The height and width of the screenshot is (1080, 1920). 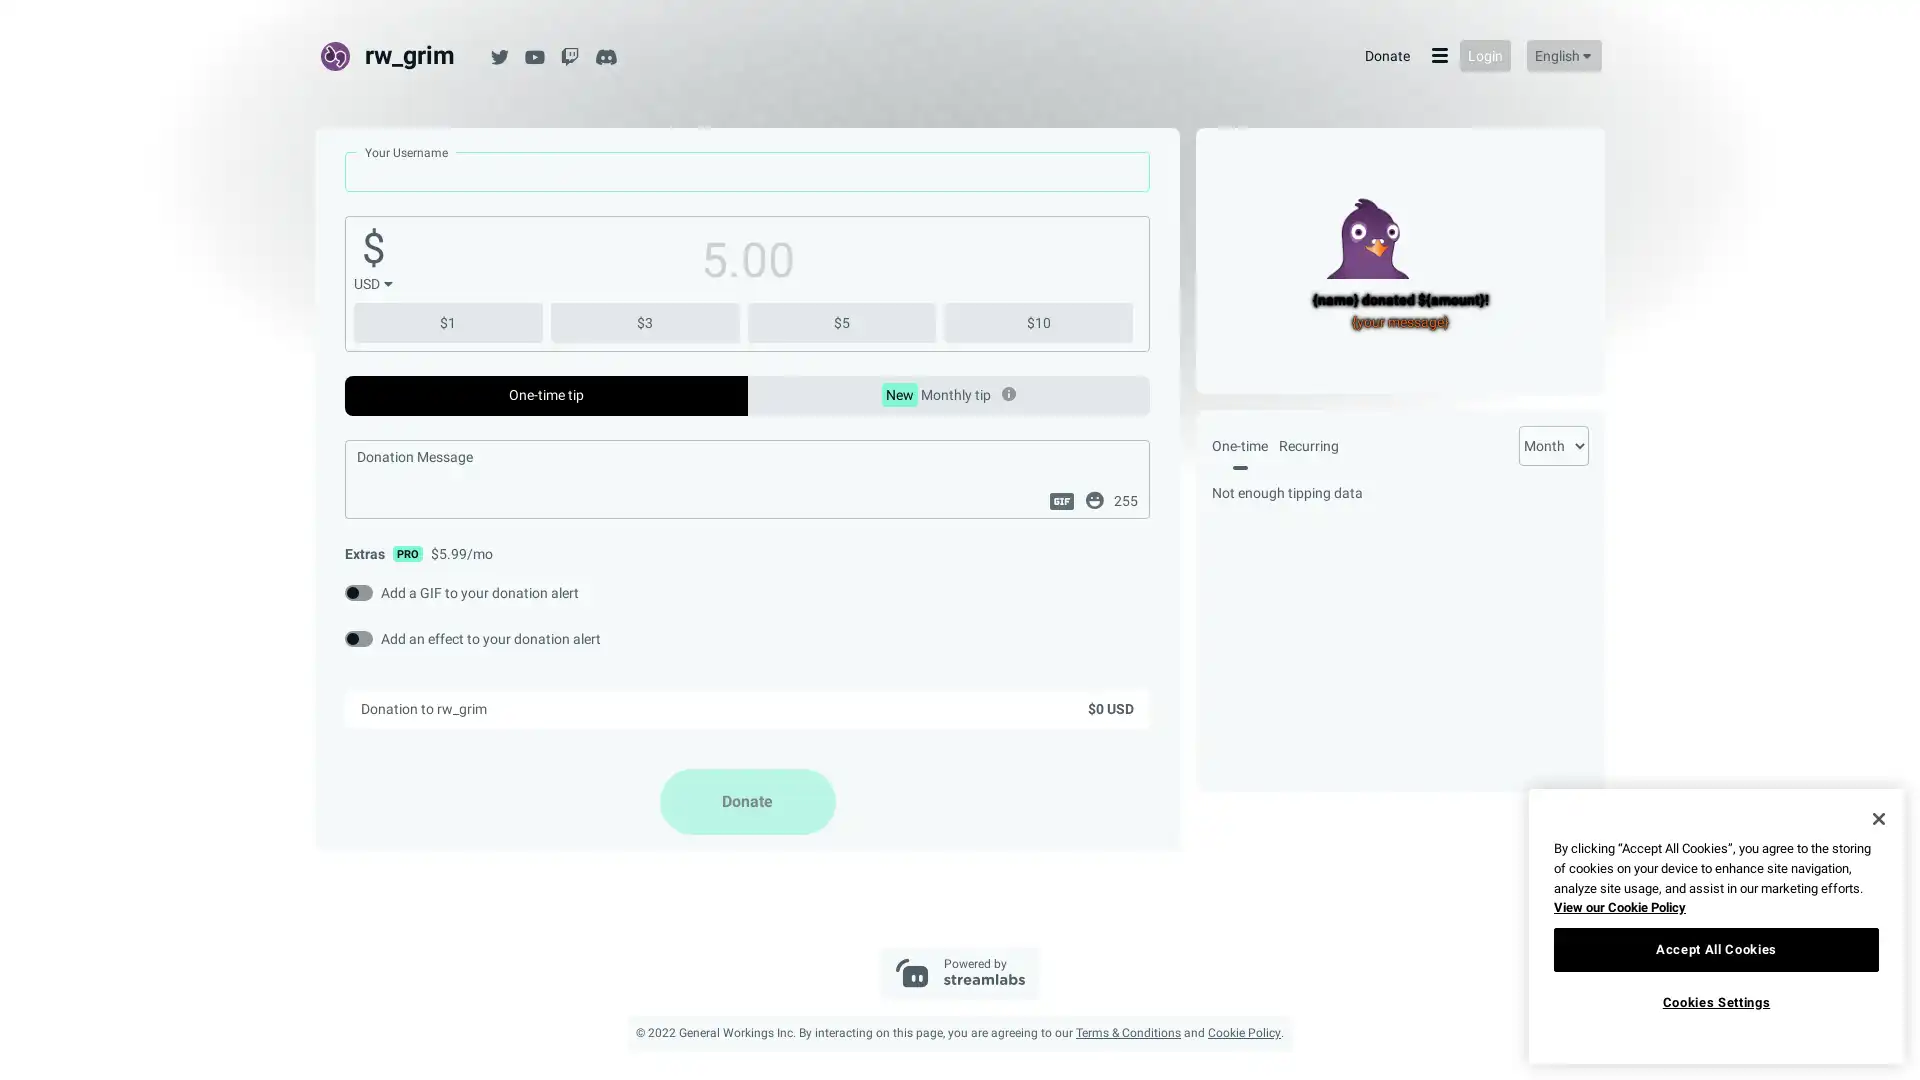 I want to click on Cookies Settings, so click(x=1715, y=1002).